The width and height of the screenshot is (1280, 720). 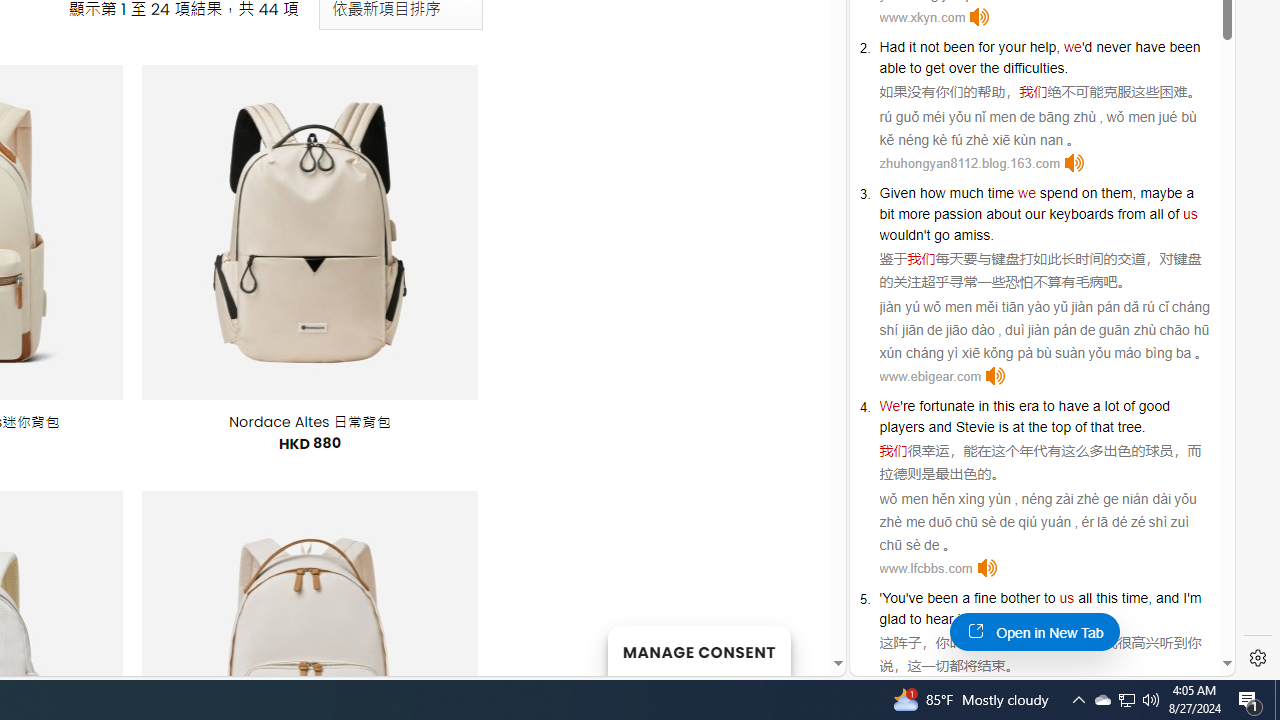 What do you see at coordinates (1034, 67) in the screenshot?
I see `'difficulties'` at bounding box center [1034, 67].